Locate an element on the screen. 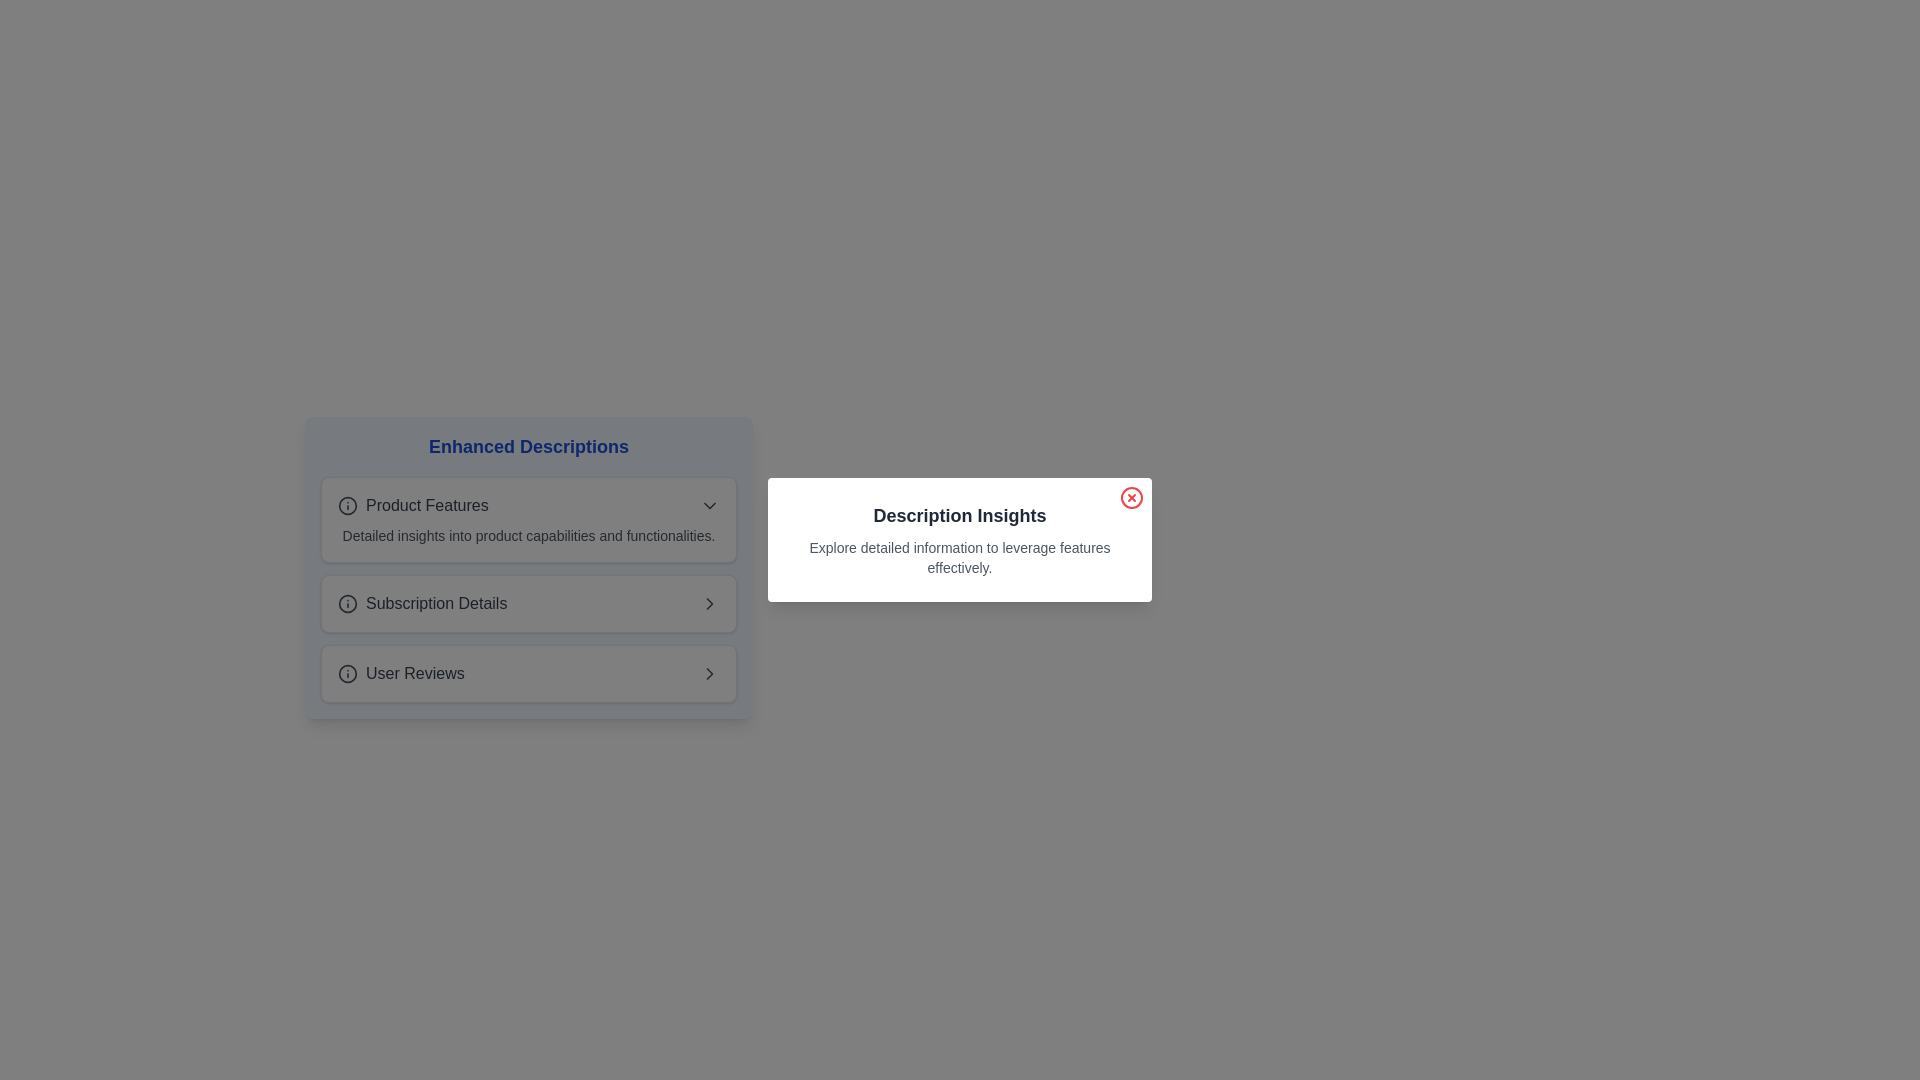 The image size is (1920, 1080). the circular graphical element that is part of the 'User Reviews' icon, located to the left of the 'User Reviews' text is located at coordinates (347, 674).